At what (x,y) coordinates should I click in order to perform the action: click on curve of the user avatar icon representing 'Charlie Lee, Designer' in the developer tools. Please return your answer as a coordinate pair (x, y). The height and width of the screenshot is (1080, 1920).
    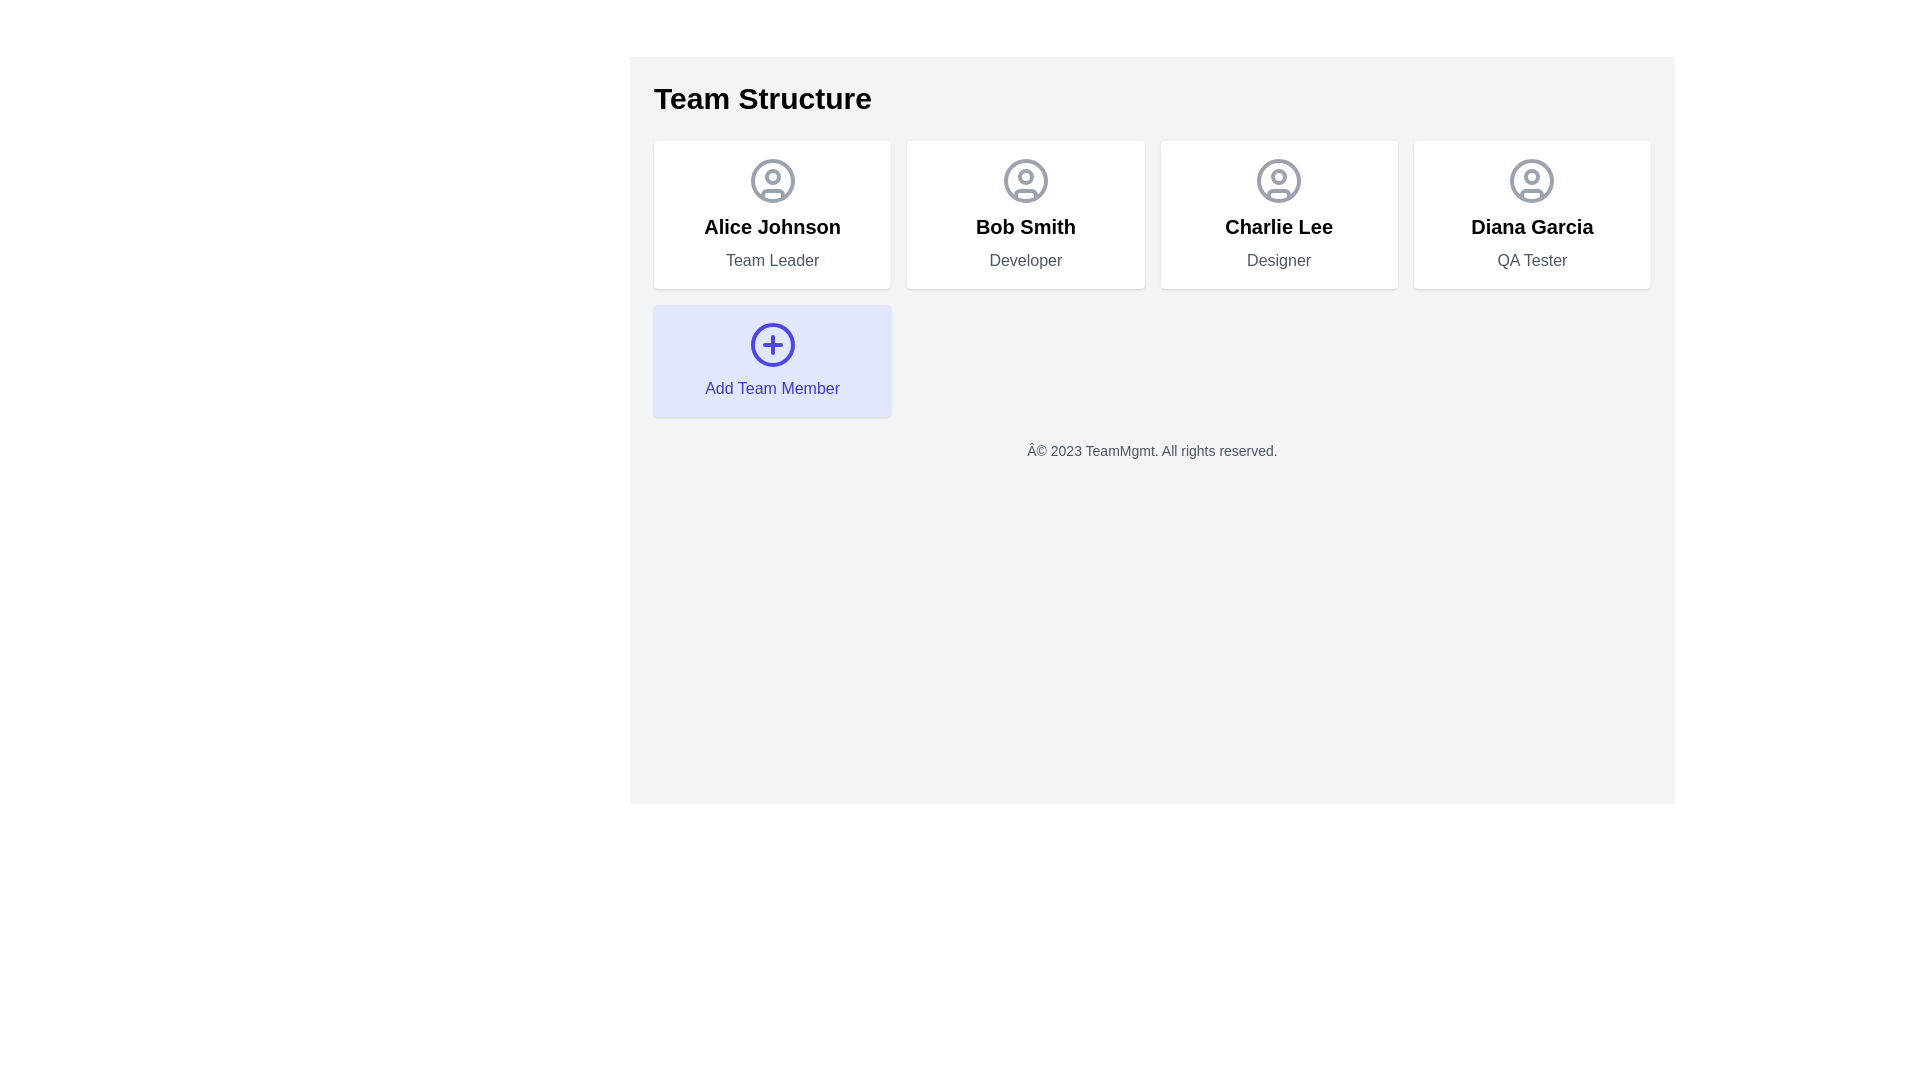
    Looking at the image, I should click on (1278, 194).